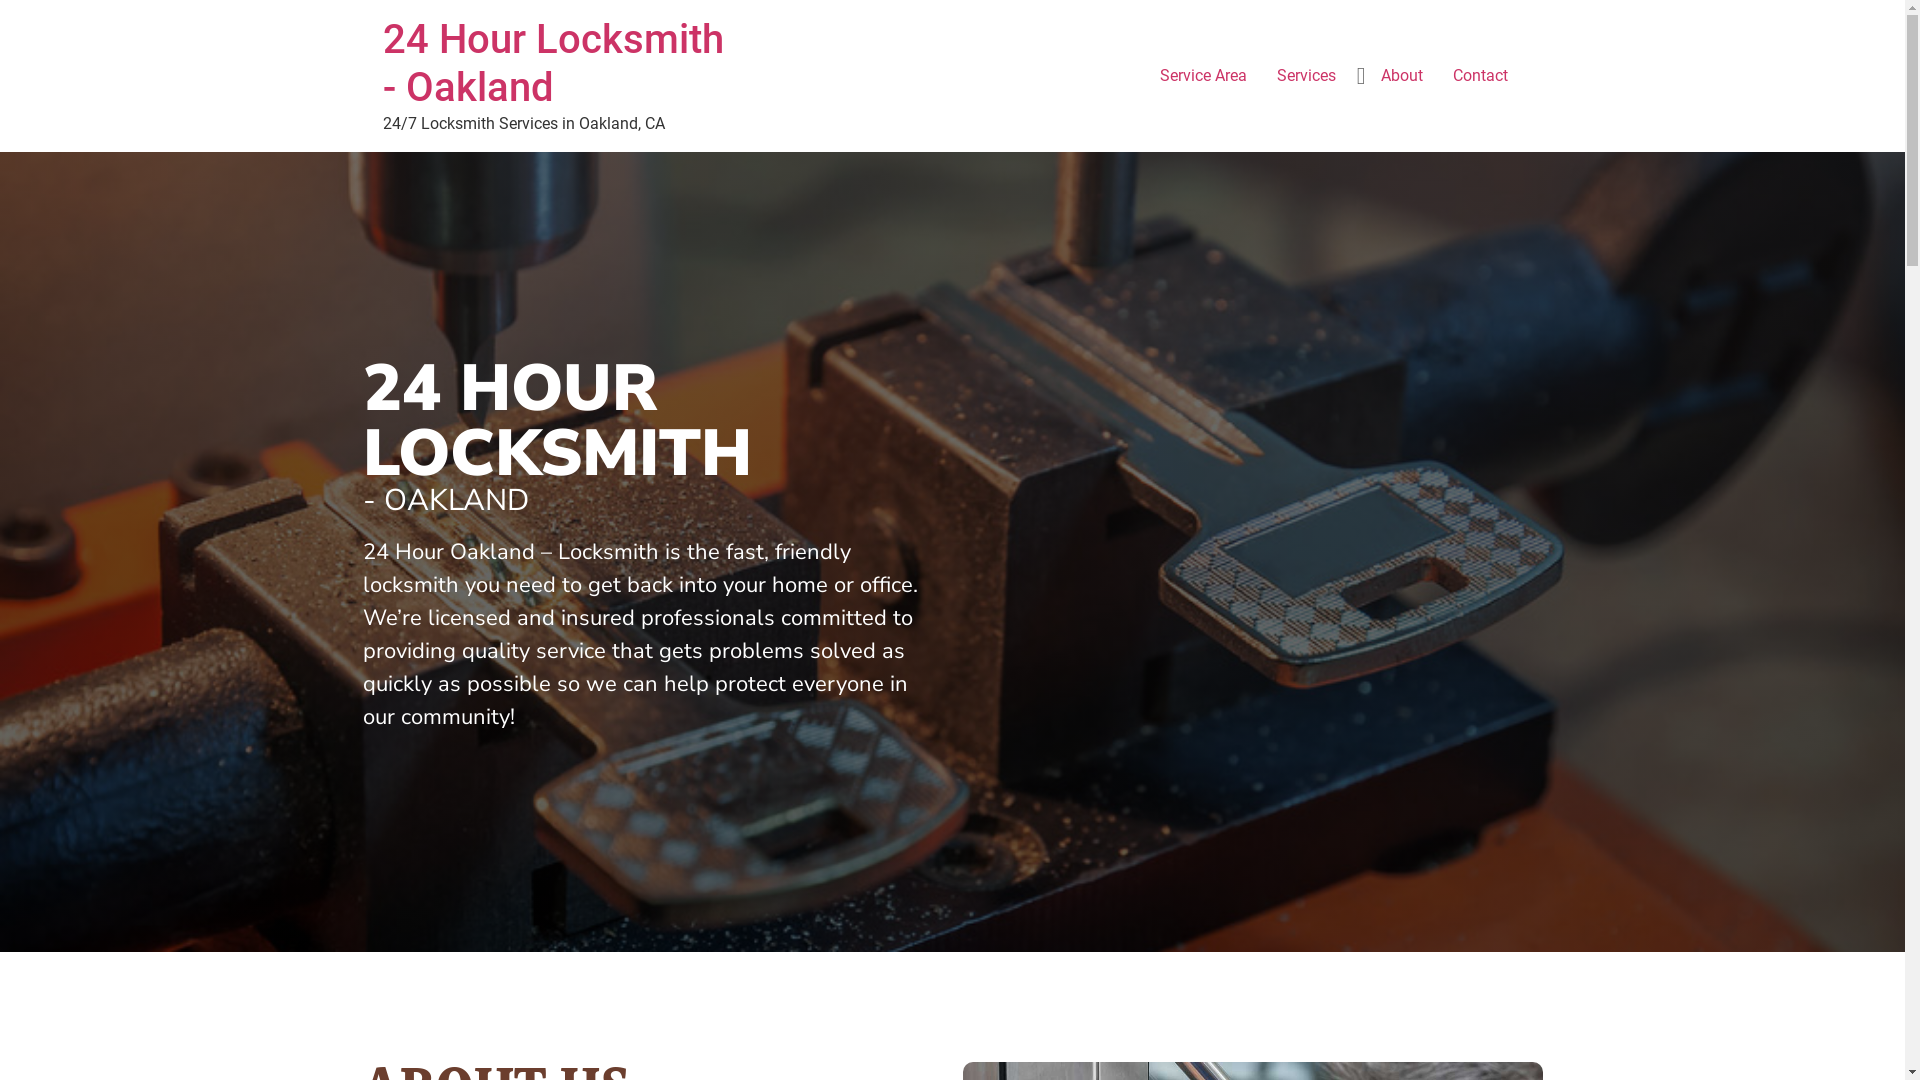  Describe the element at coordinates (1201, 75) in the screenshot. I see `'Service Area'` at that location.